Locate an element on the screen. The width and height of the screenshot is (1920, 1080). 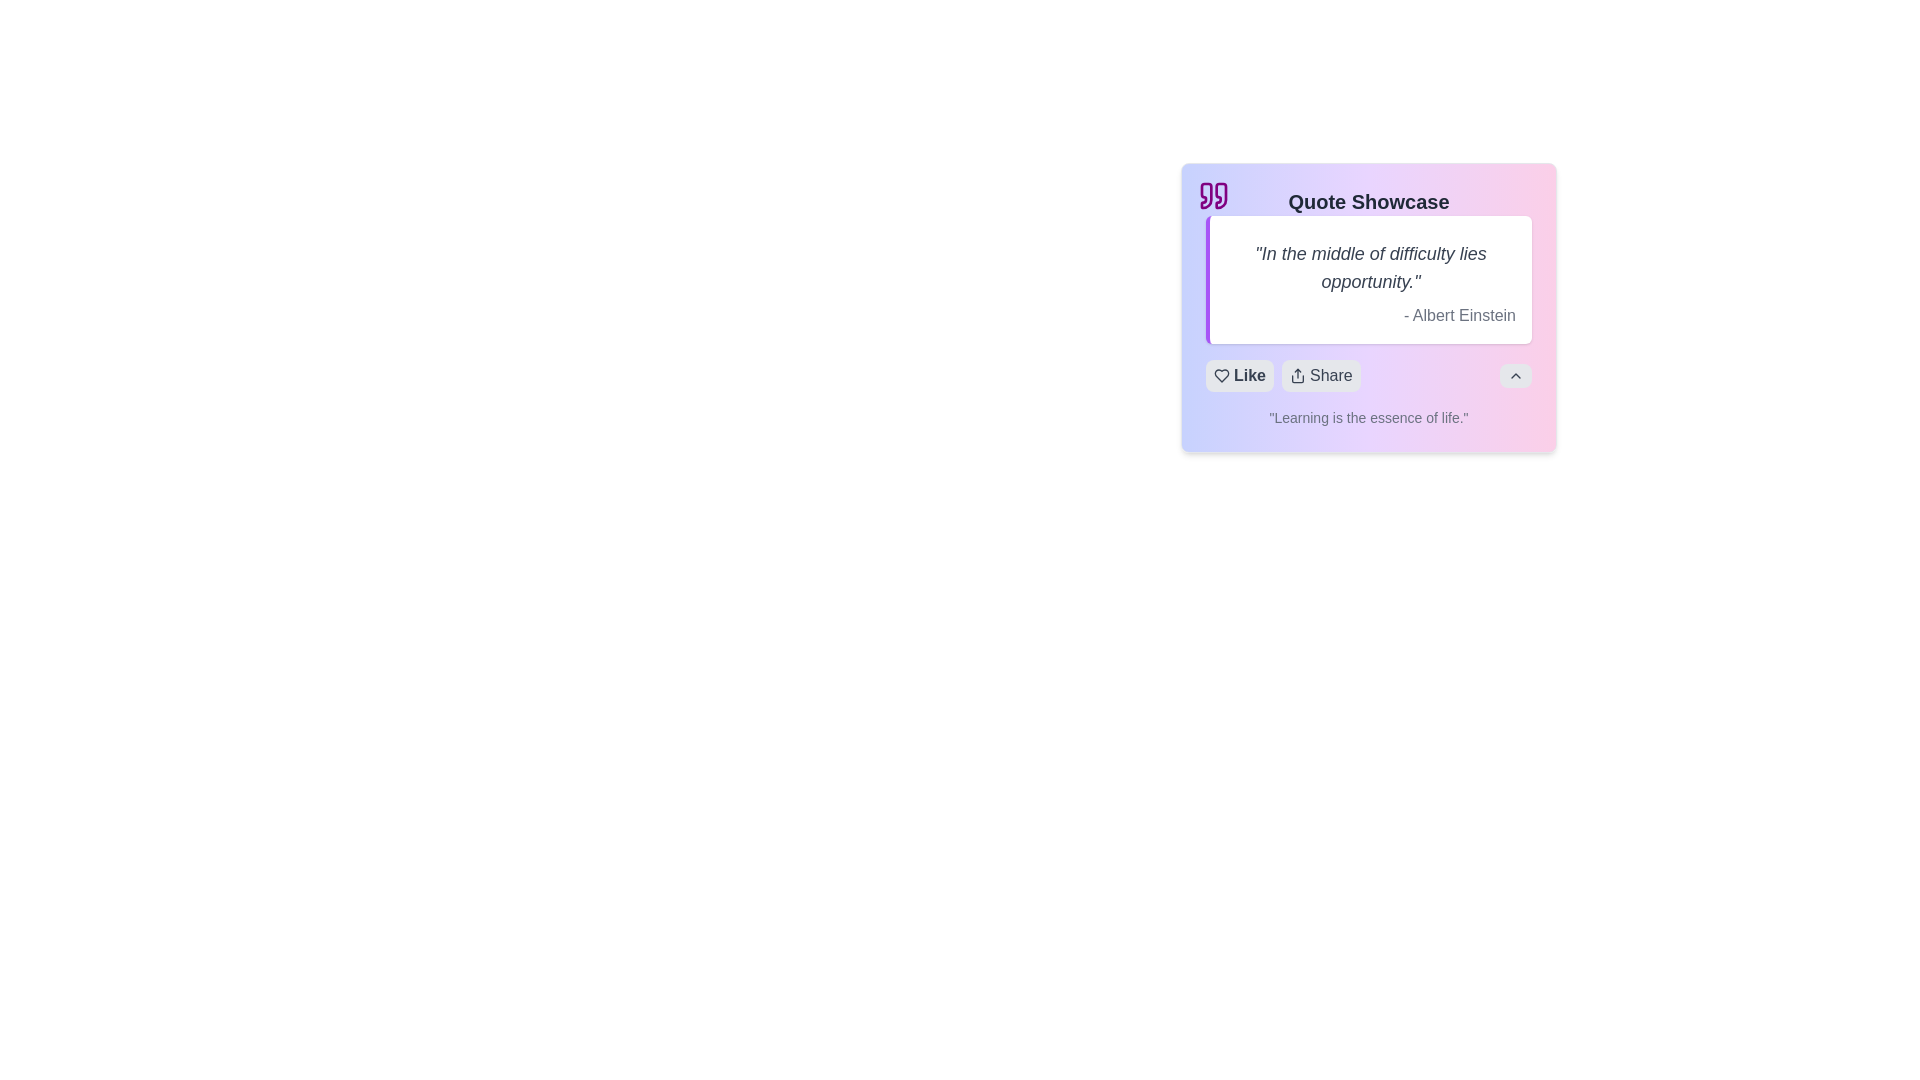
the Interactive button group containing the 'Like' and 'Share' buttons is located at coordinates (1367, 375).